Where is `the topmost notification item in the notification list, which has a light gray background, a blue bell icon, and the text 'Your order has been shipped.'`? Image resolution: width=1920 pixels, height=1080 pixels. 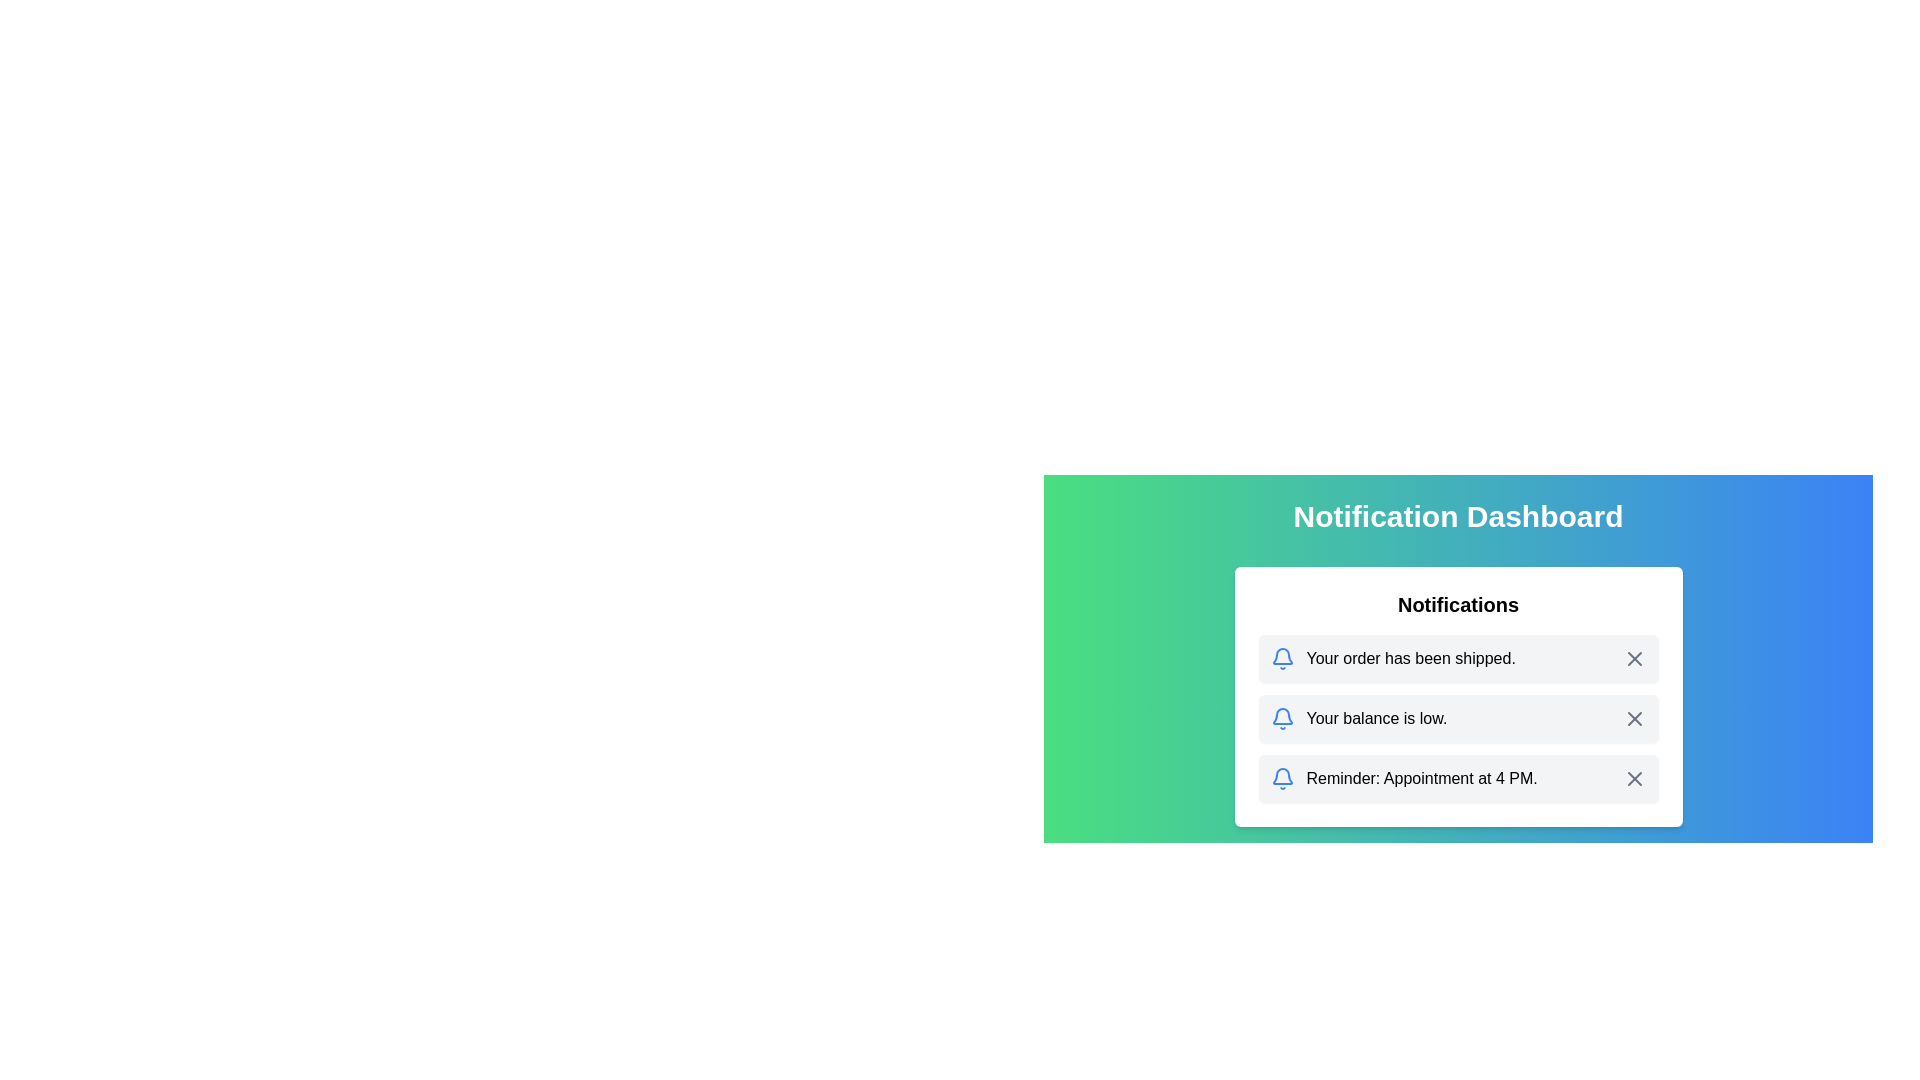 the topmost notification item in the notification list, which has a light gray background, a blue bell icon, and the text 'Your order has been shipped.' is located at coordinates (1458, 659).